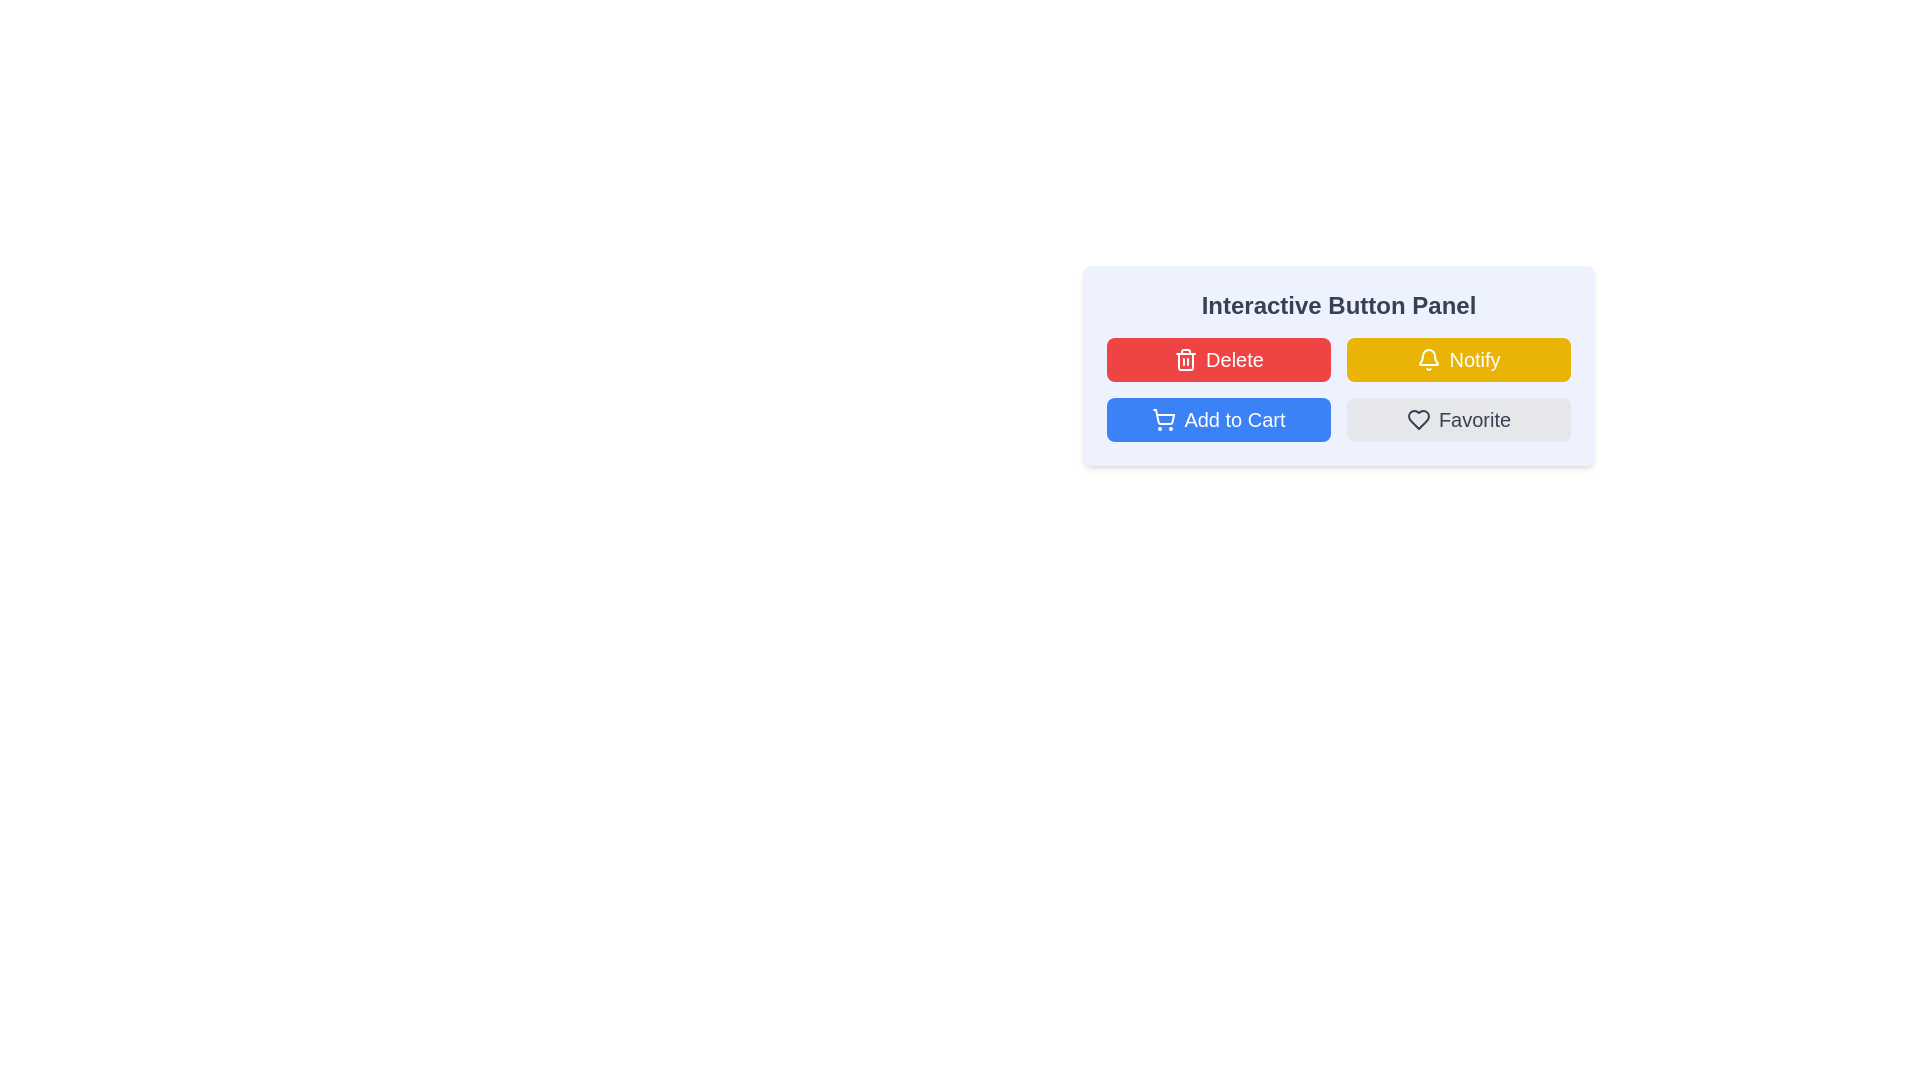  I want to click on the heart-shaped vector graphic representing the 'favorite' functionality in the lower right corner of the 'Interactive Button Panel' to favorite an item, so click(1417, 419).